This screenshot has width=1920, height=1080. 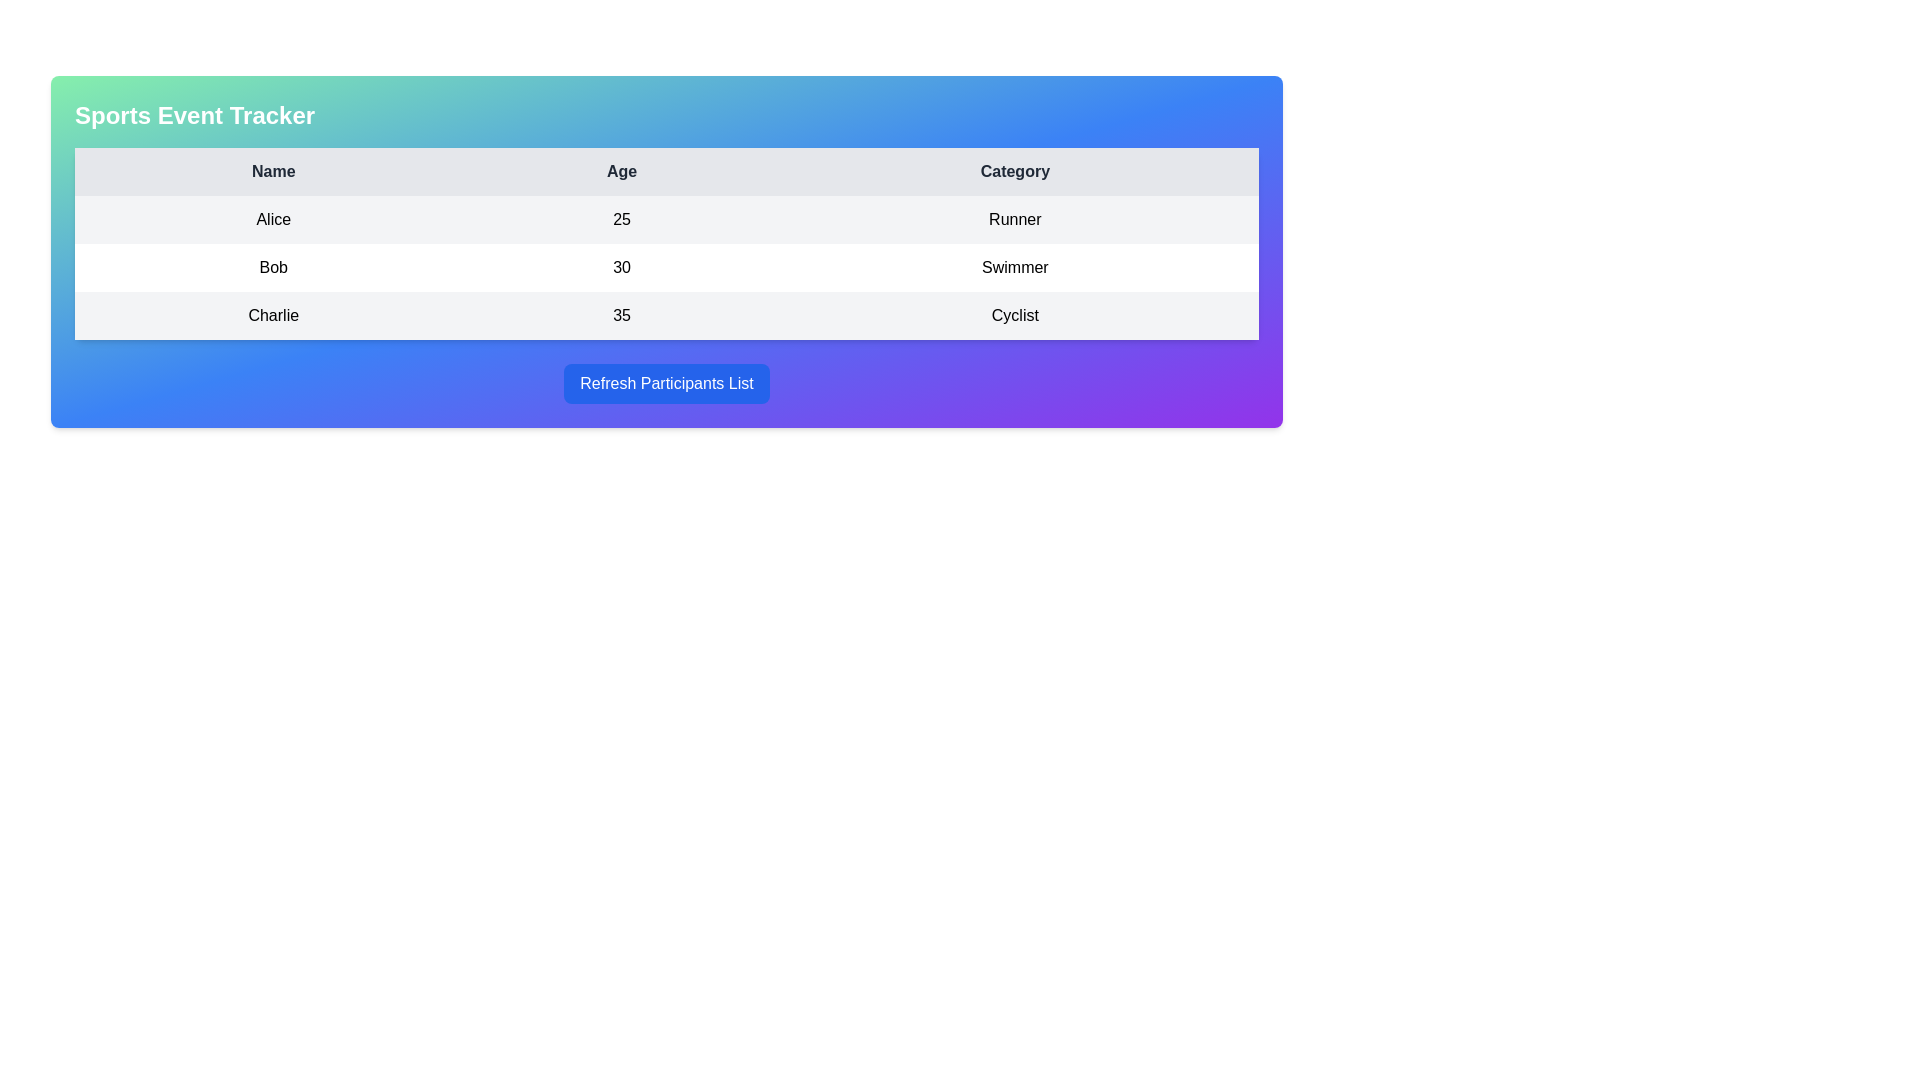 What do you see at coordinates (272, 315) in the screenshot?
I see `the text element containing 'Charlie' located in the first column of the third row in the table` at bounding box center [272, 315].